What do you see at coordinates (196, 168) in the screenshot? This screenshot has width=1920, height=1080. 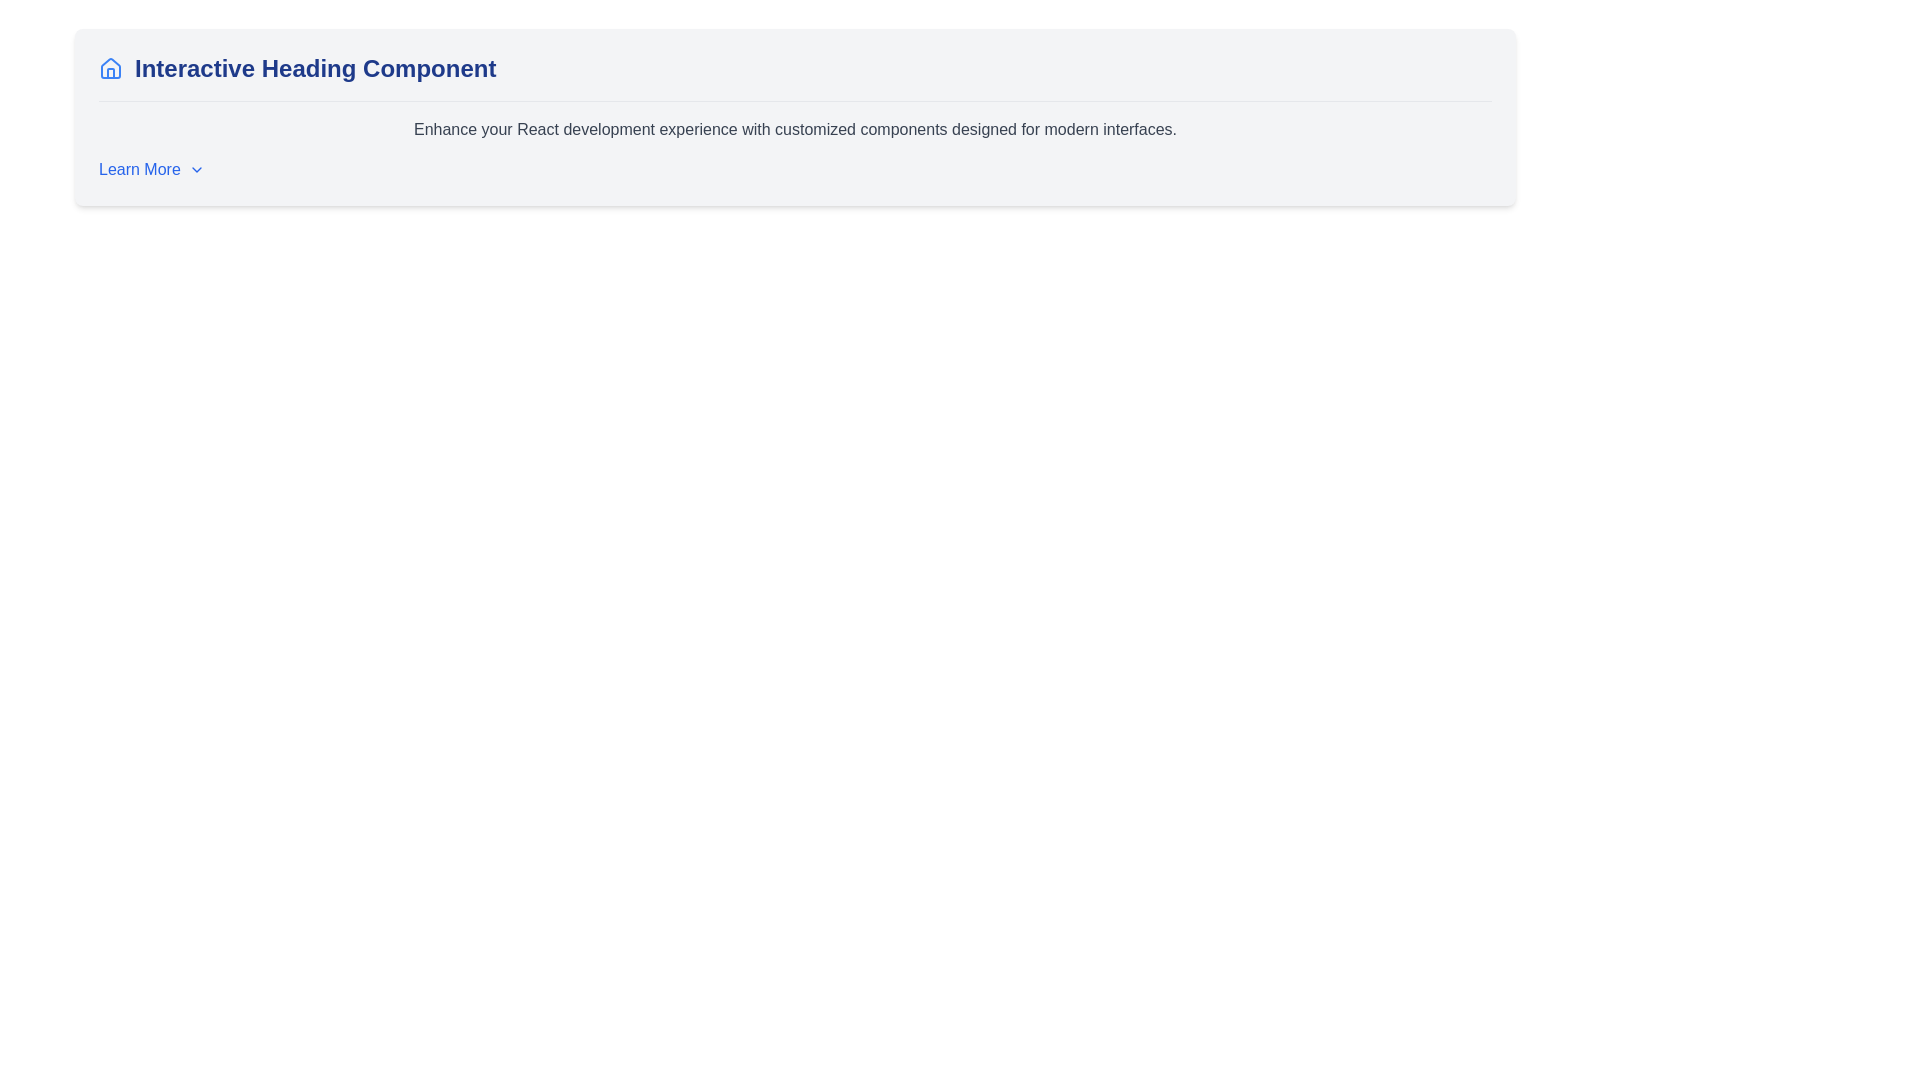 I see `the small downward-pointing chevron icon located immediately to the right of the 'Learn More' text button` at bounding box center [196, 168].